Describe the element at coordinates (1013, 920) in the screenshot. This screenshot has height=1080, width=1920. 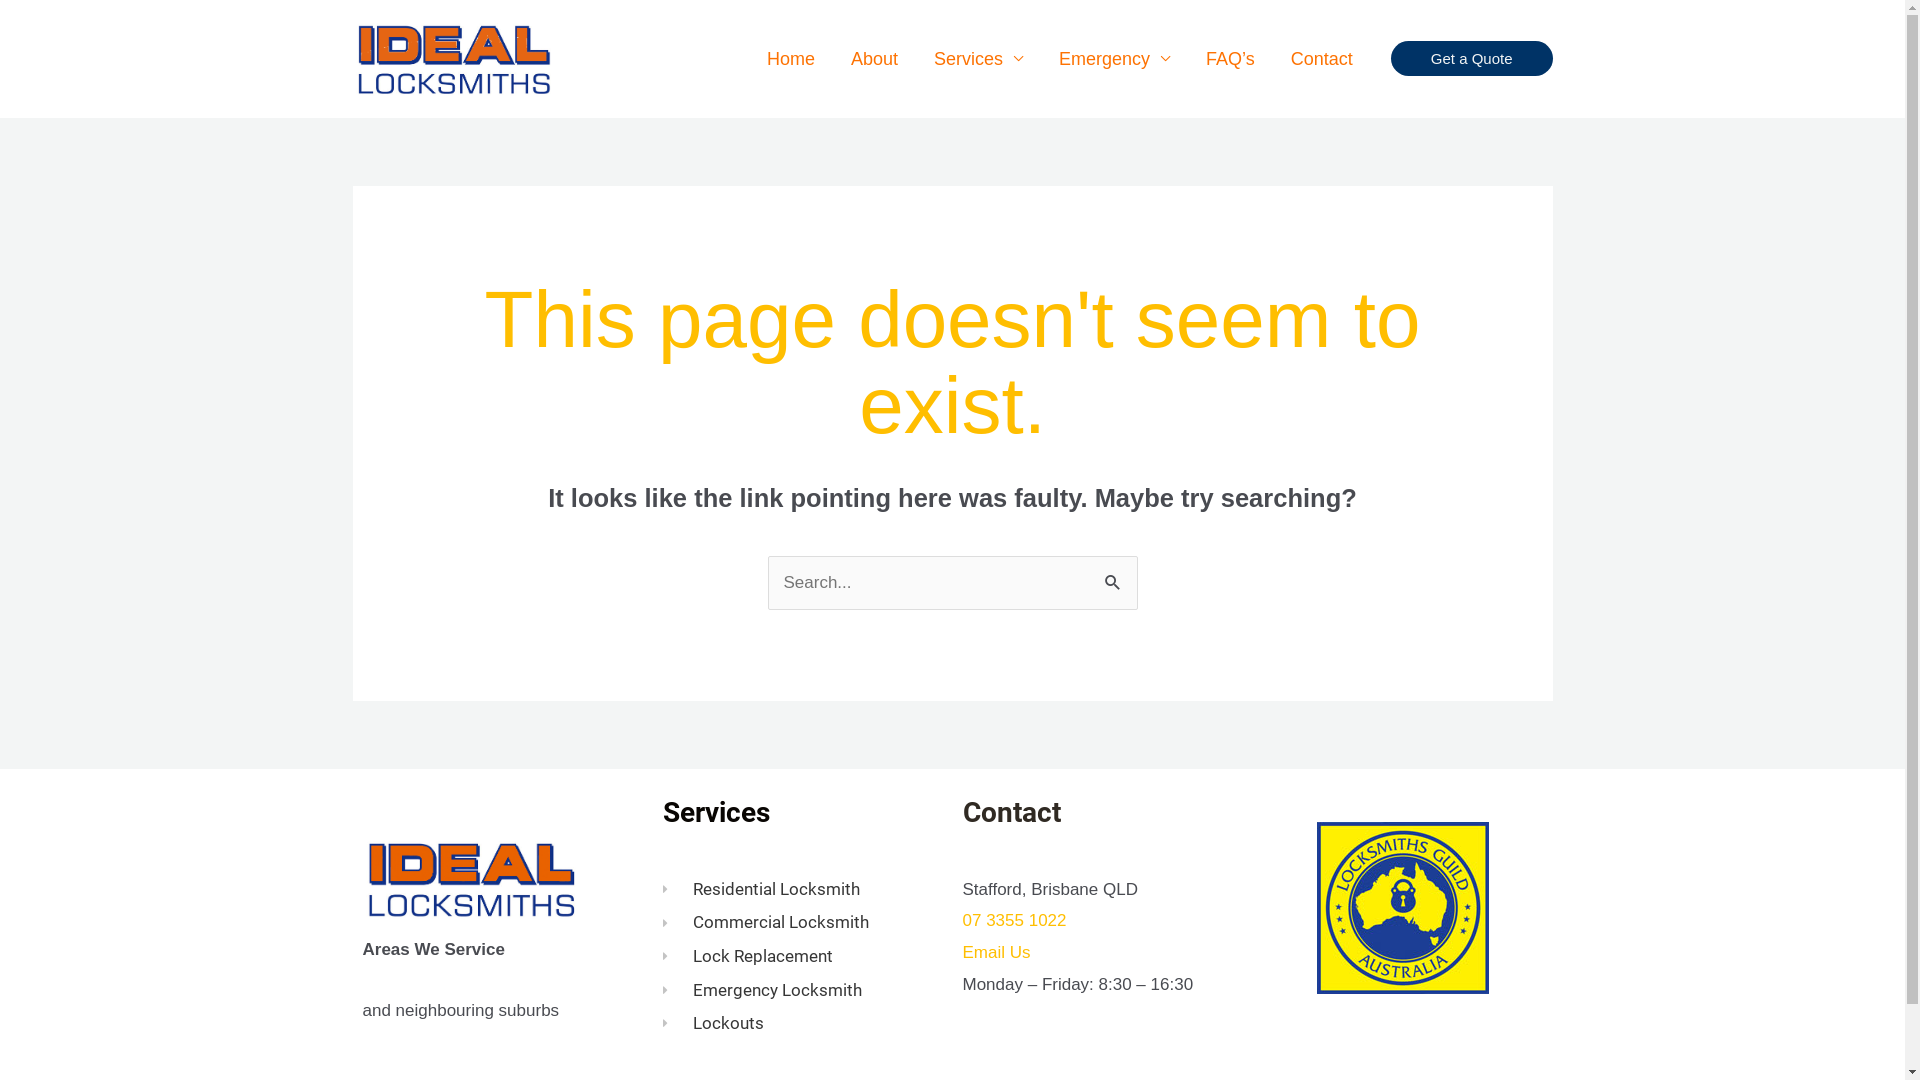
I see `'07 3355 1022'` at that location.